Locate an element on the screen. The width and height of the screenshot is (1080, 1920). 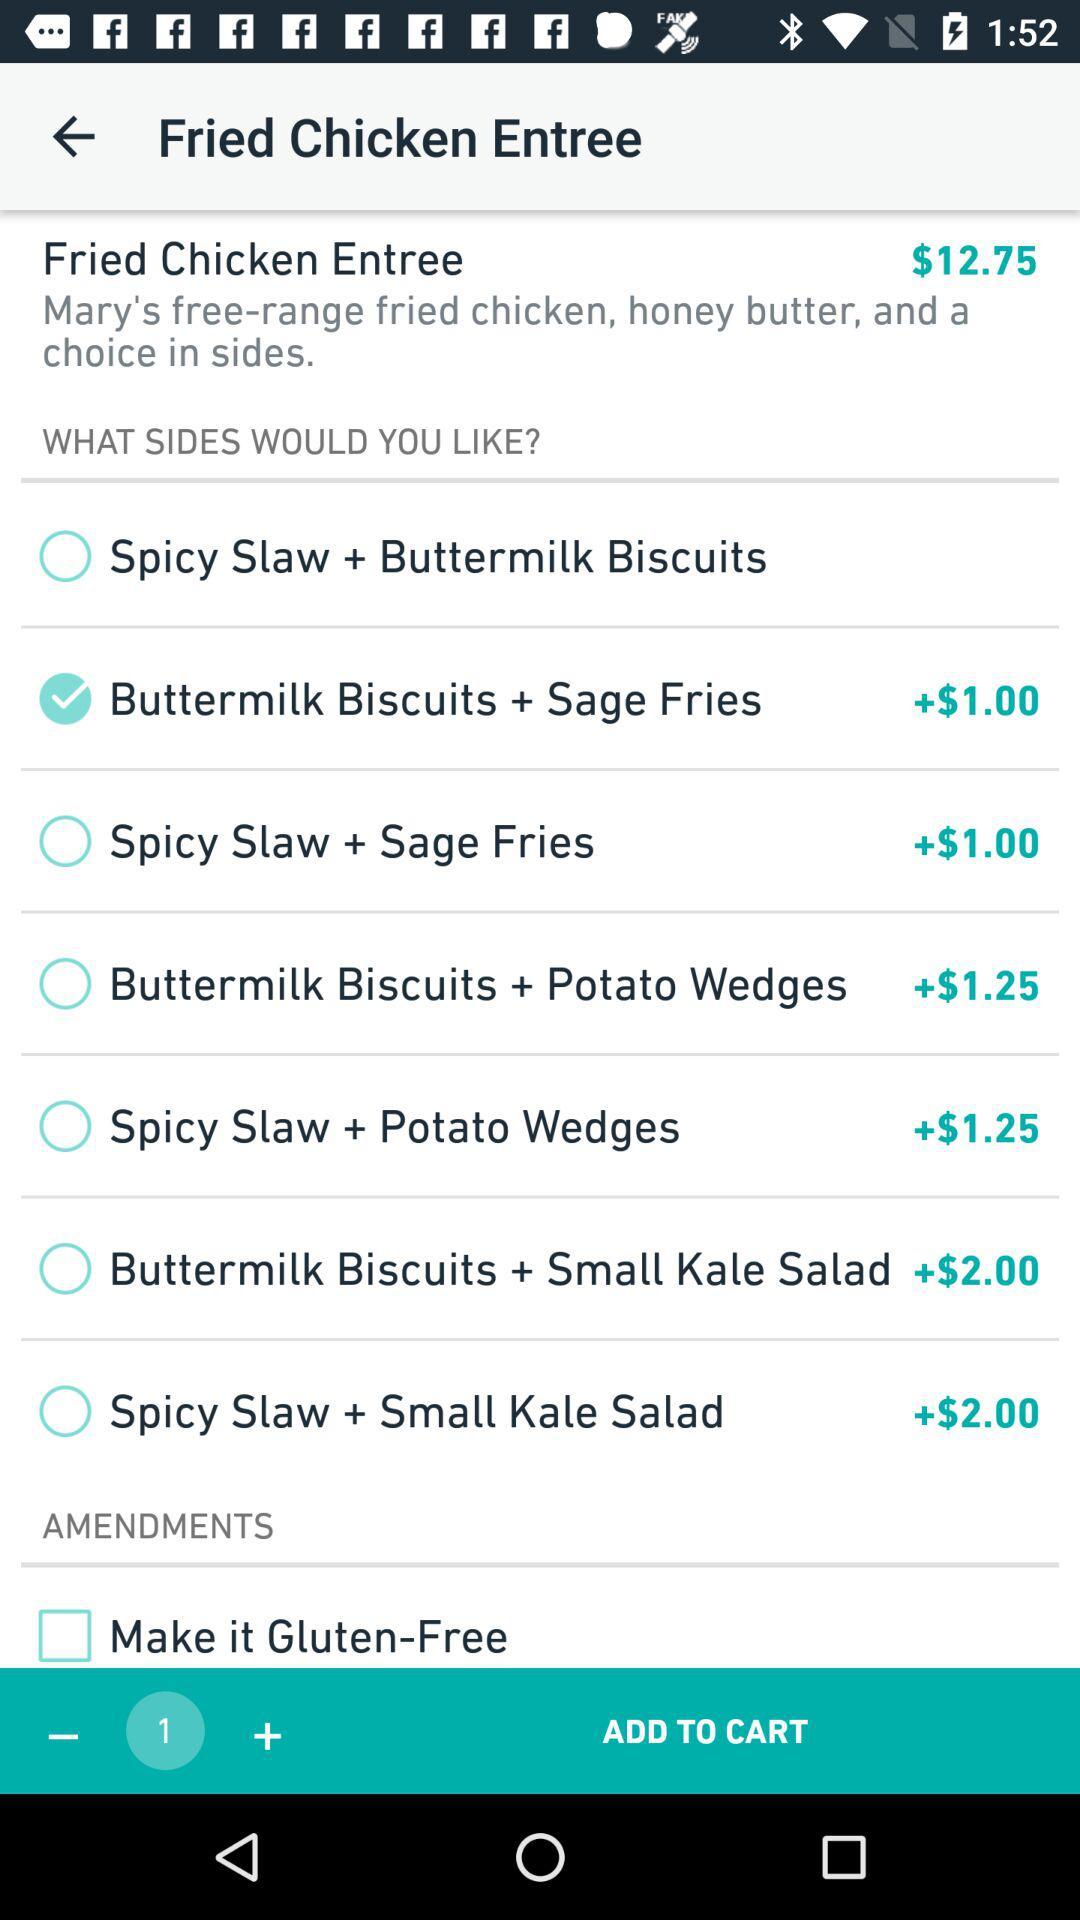
icon above fried chicken entree item is located at coordinates (72, 135).